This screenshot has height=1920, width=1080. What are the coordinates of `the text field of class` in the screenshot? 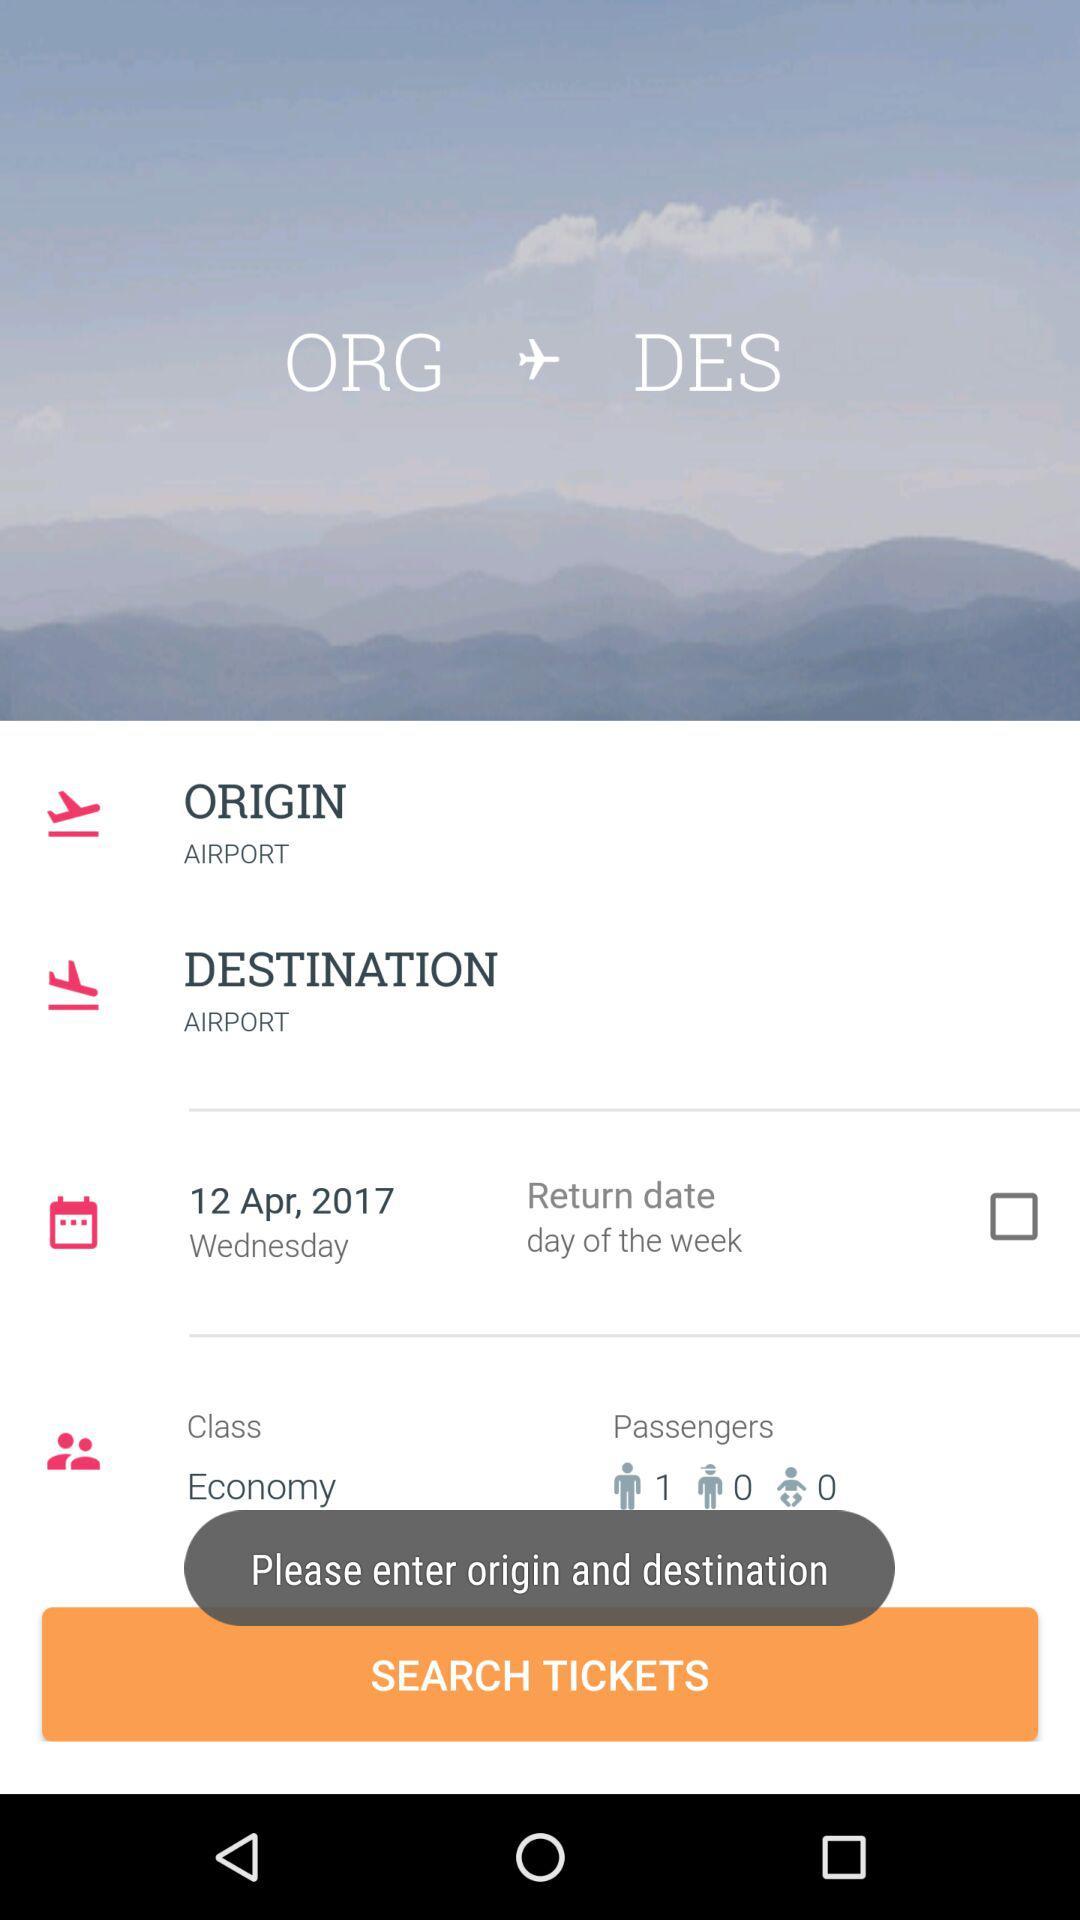 It's located at (340, 1468).